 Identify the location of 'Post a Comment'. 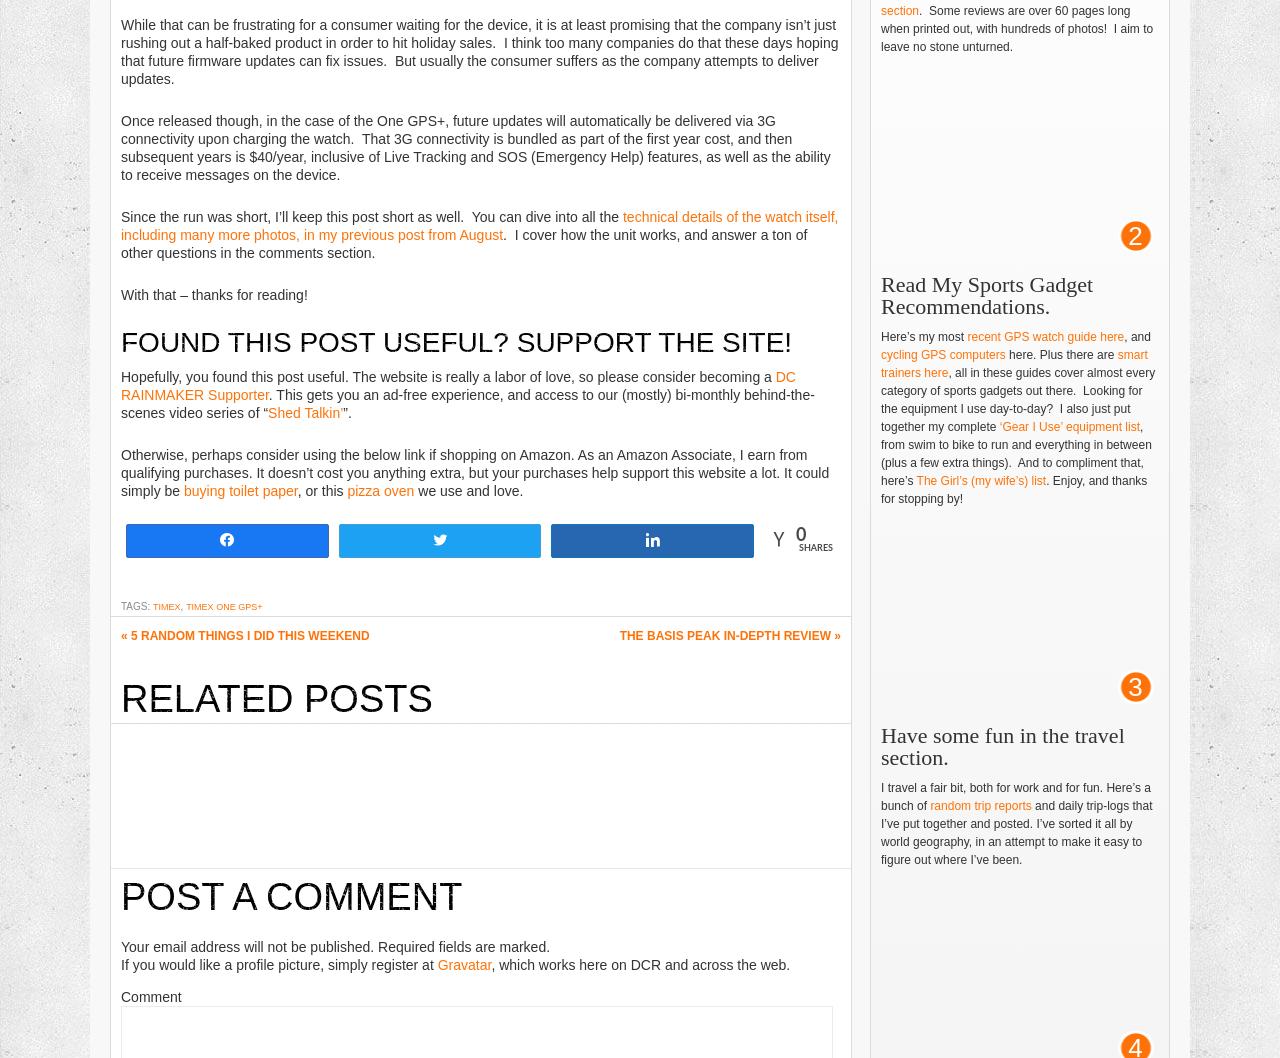
(119, 896).